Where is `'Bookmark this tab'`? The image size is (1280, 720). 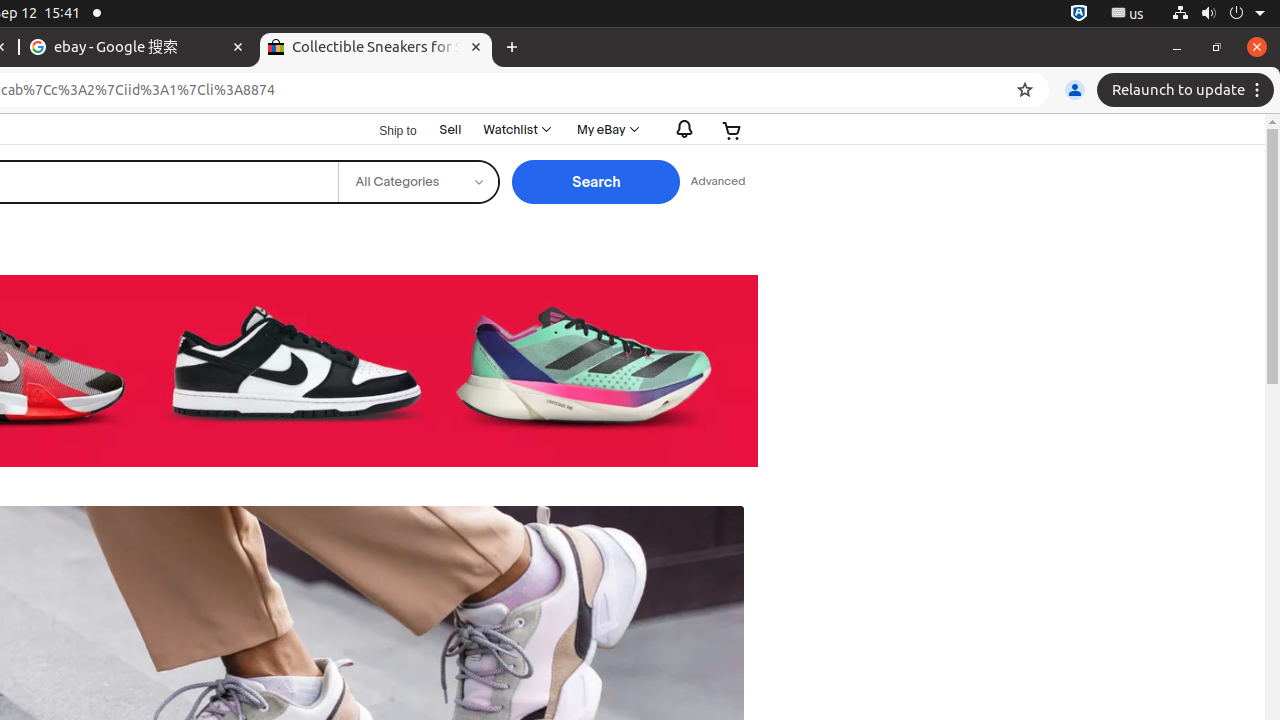
'Bookmark this tab' is located at coordinates (1025, 90).